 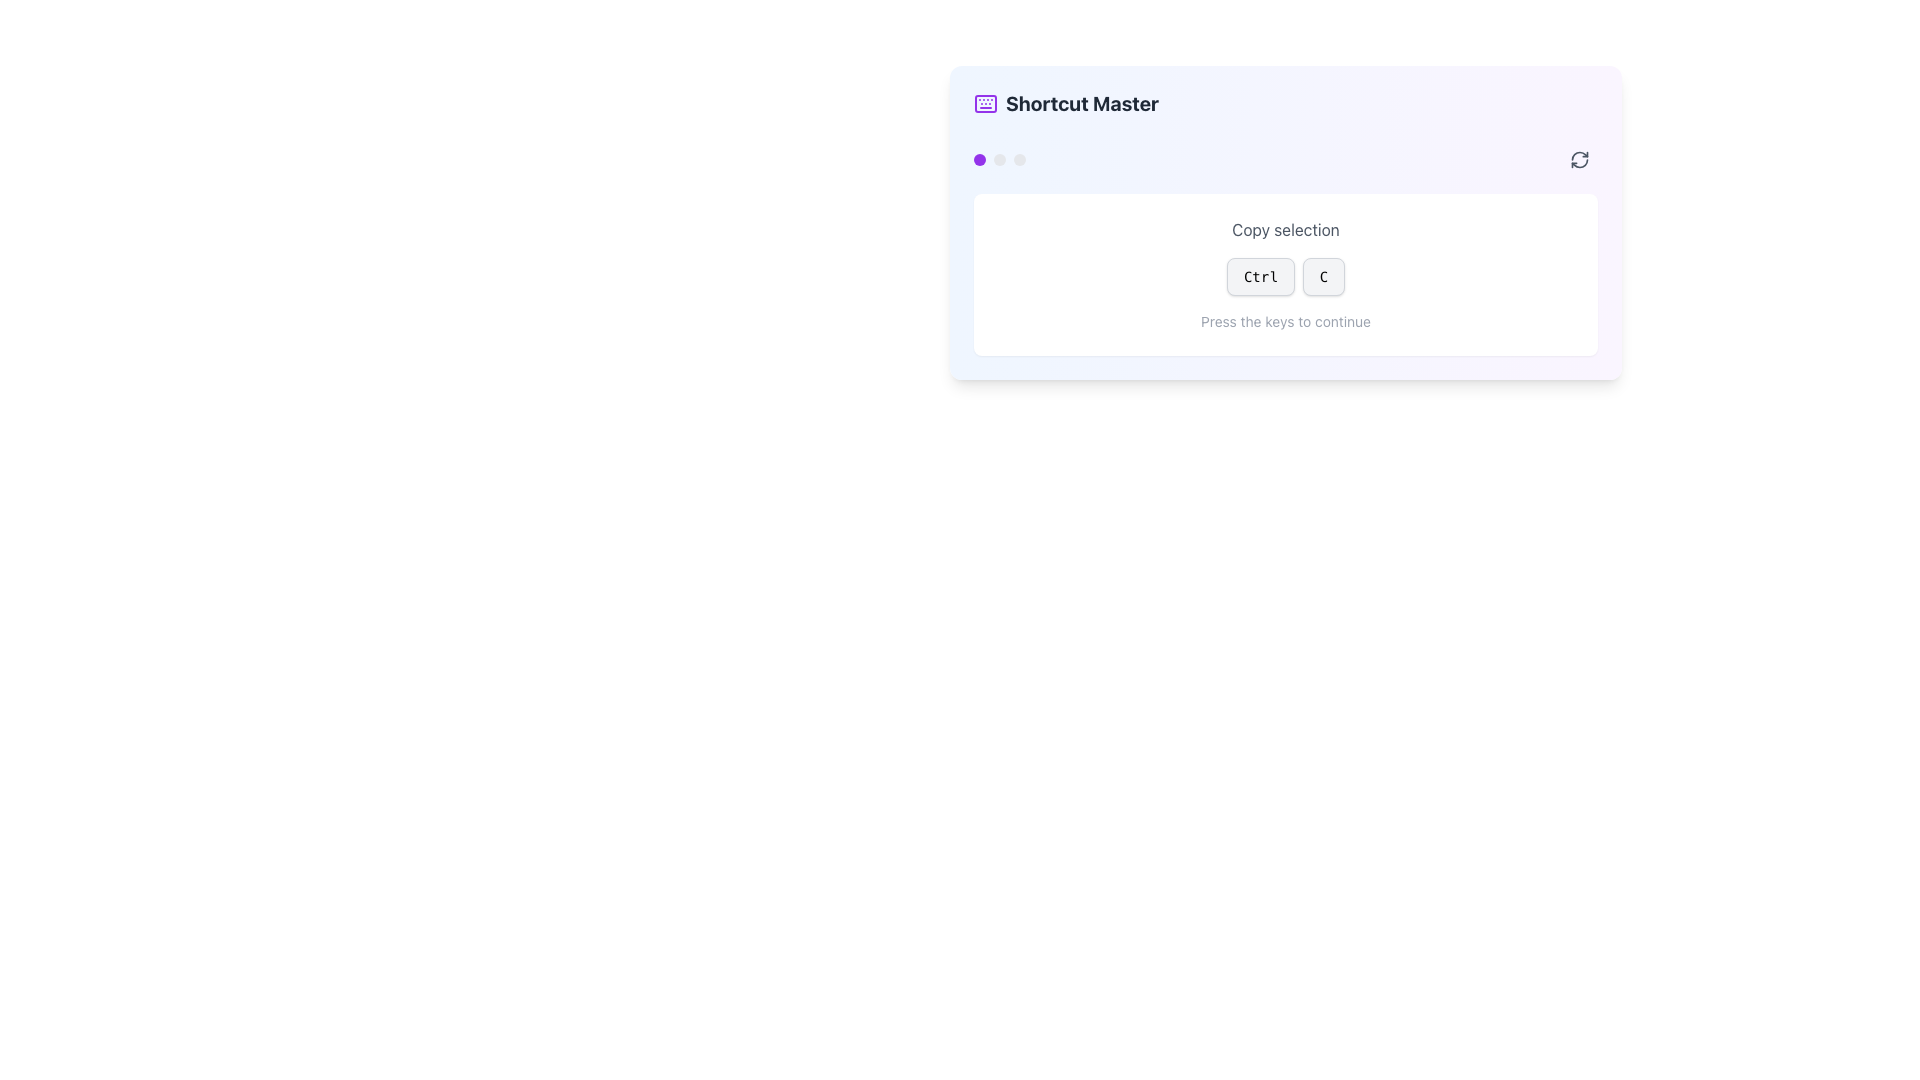 I want to click on the static text label located at the bottom of the 'Shortcut Master' card, which prompts the user to press certain keys, so click(x=1286, y=320).